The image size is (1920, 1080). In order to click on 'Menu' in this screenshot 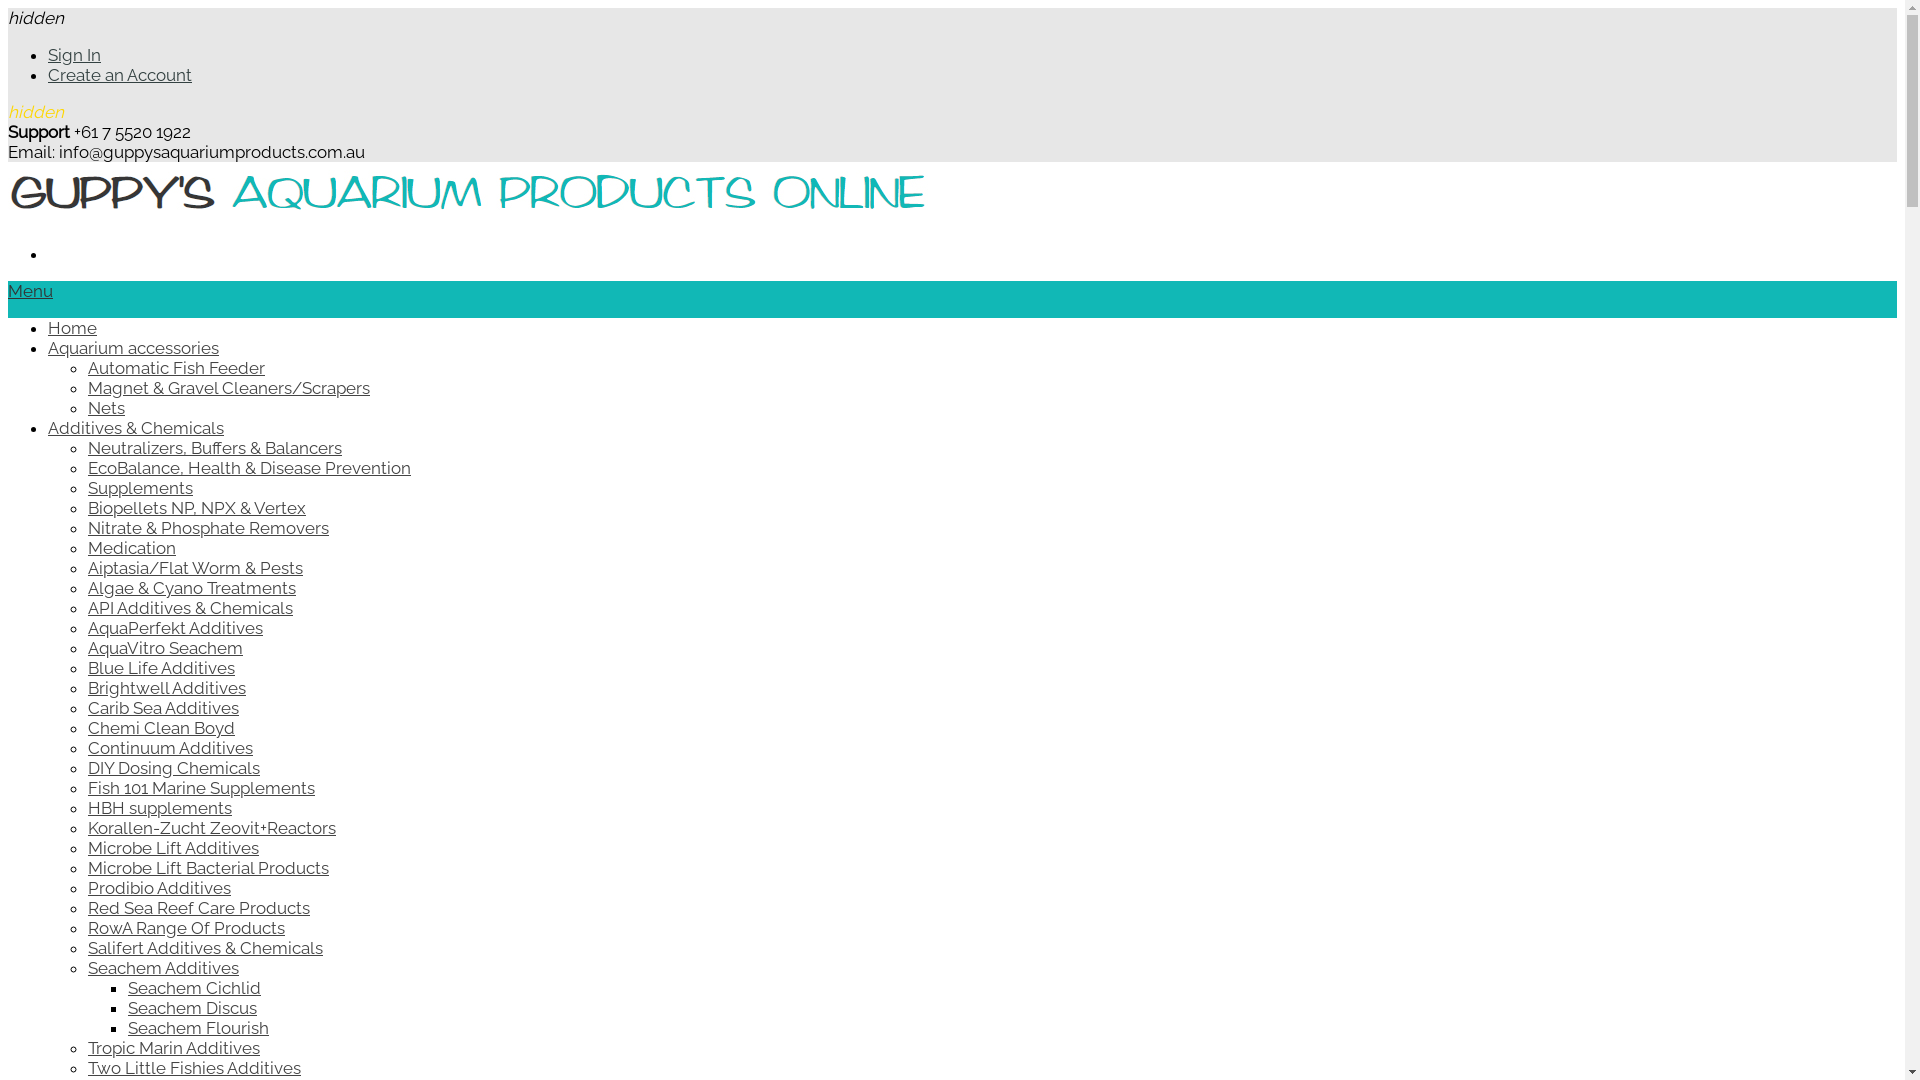, I will do `click(30, 290)`.